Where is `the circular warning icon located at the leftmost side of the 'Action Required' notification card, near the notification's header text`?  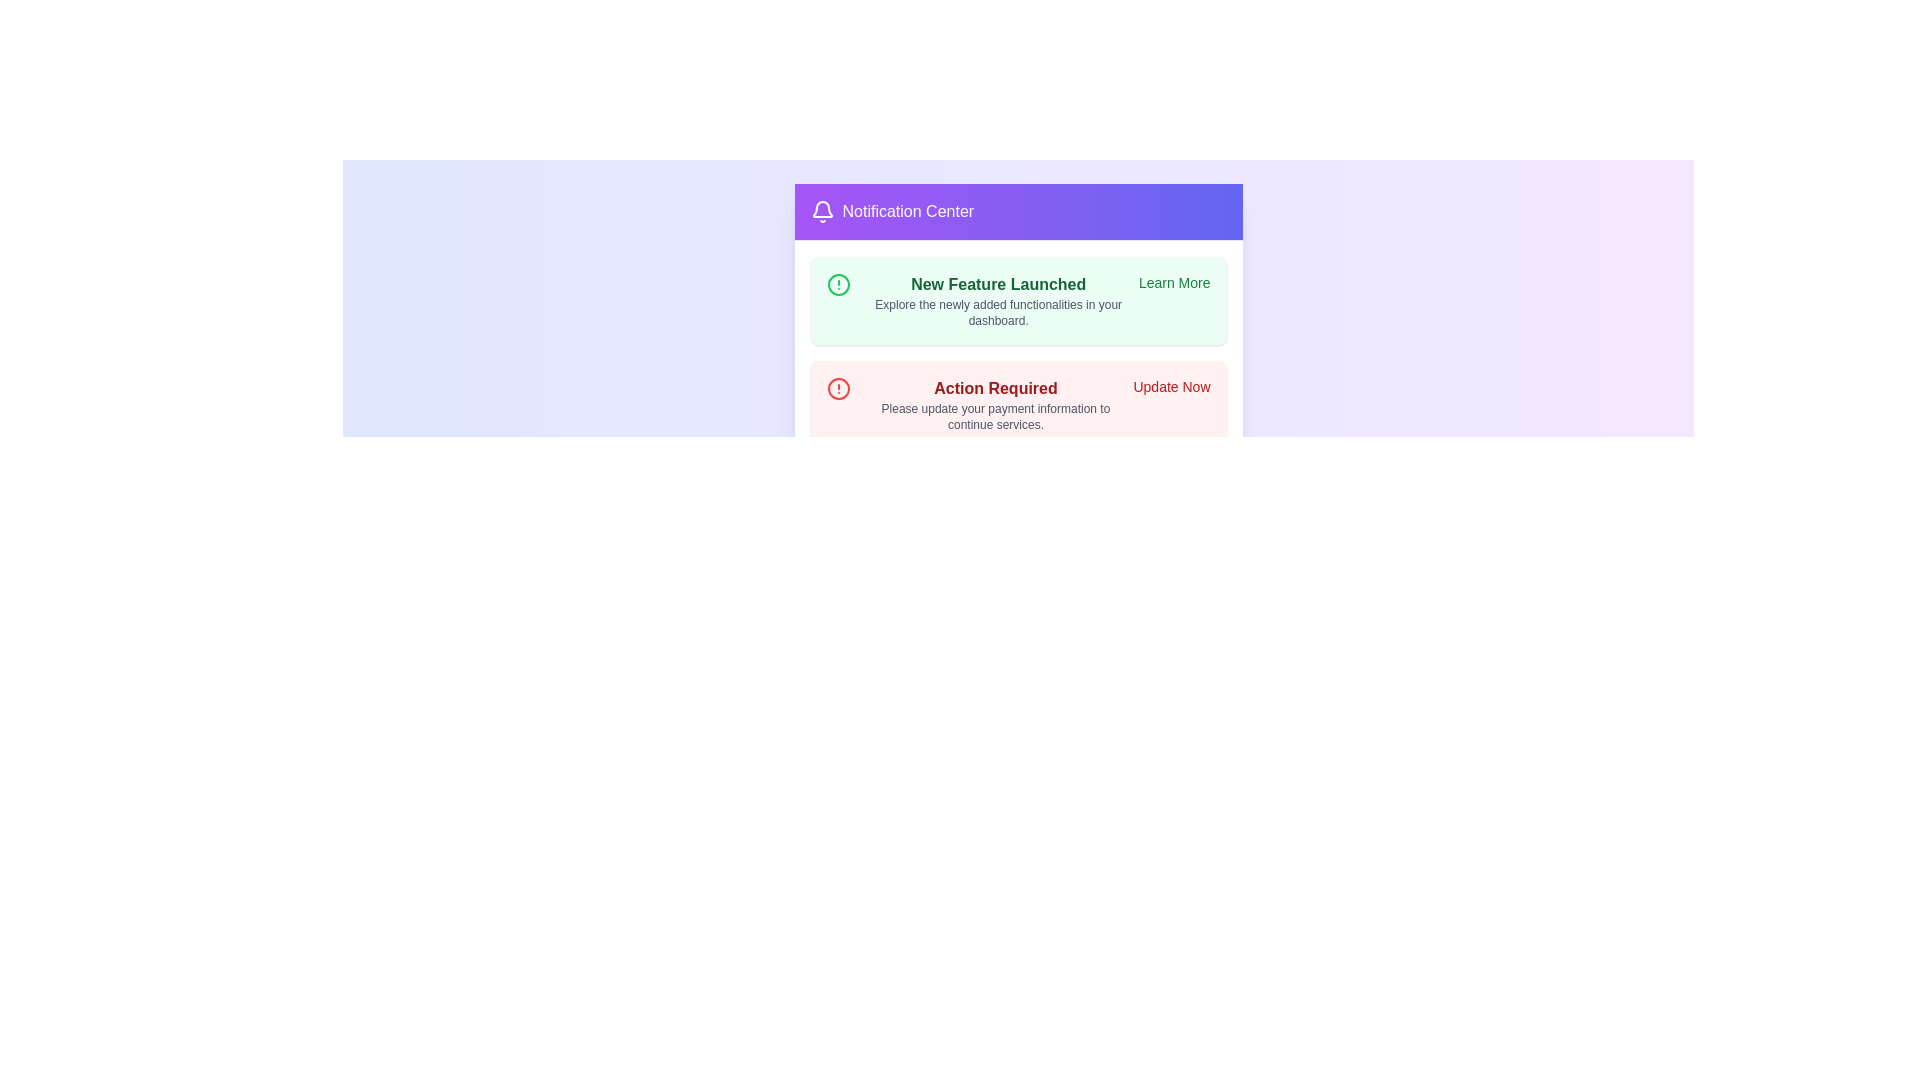 the circular warning icon located at the leftmost side of the 'Action Required' notification card, near the notification's header text is located at coordinates (838, 389).